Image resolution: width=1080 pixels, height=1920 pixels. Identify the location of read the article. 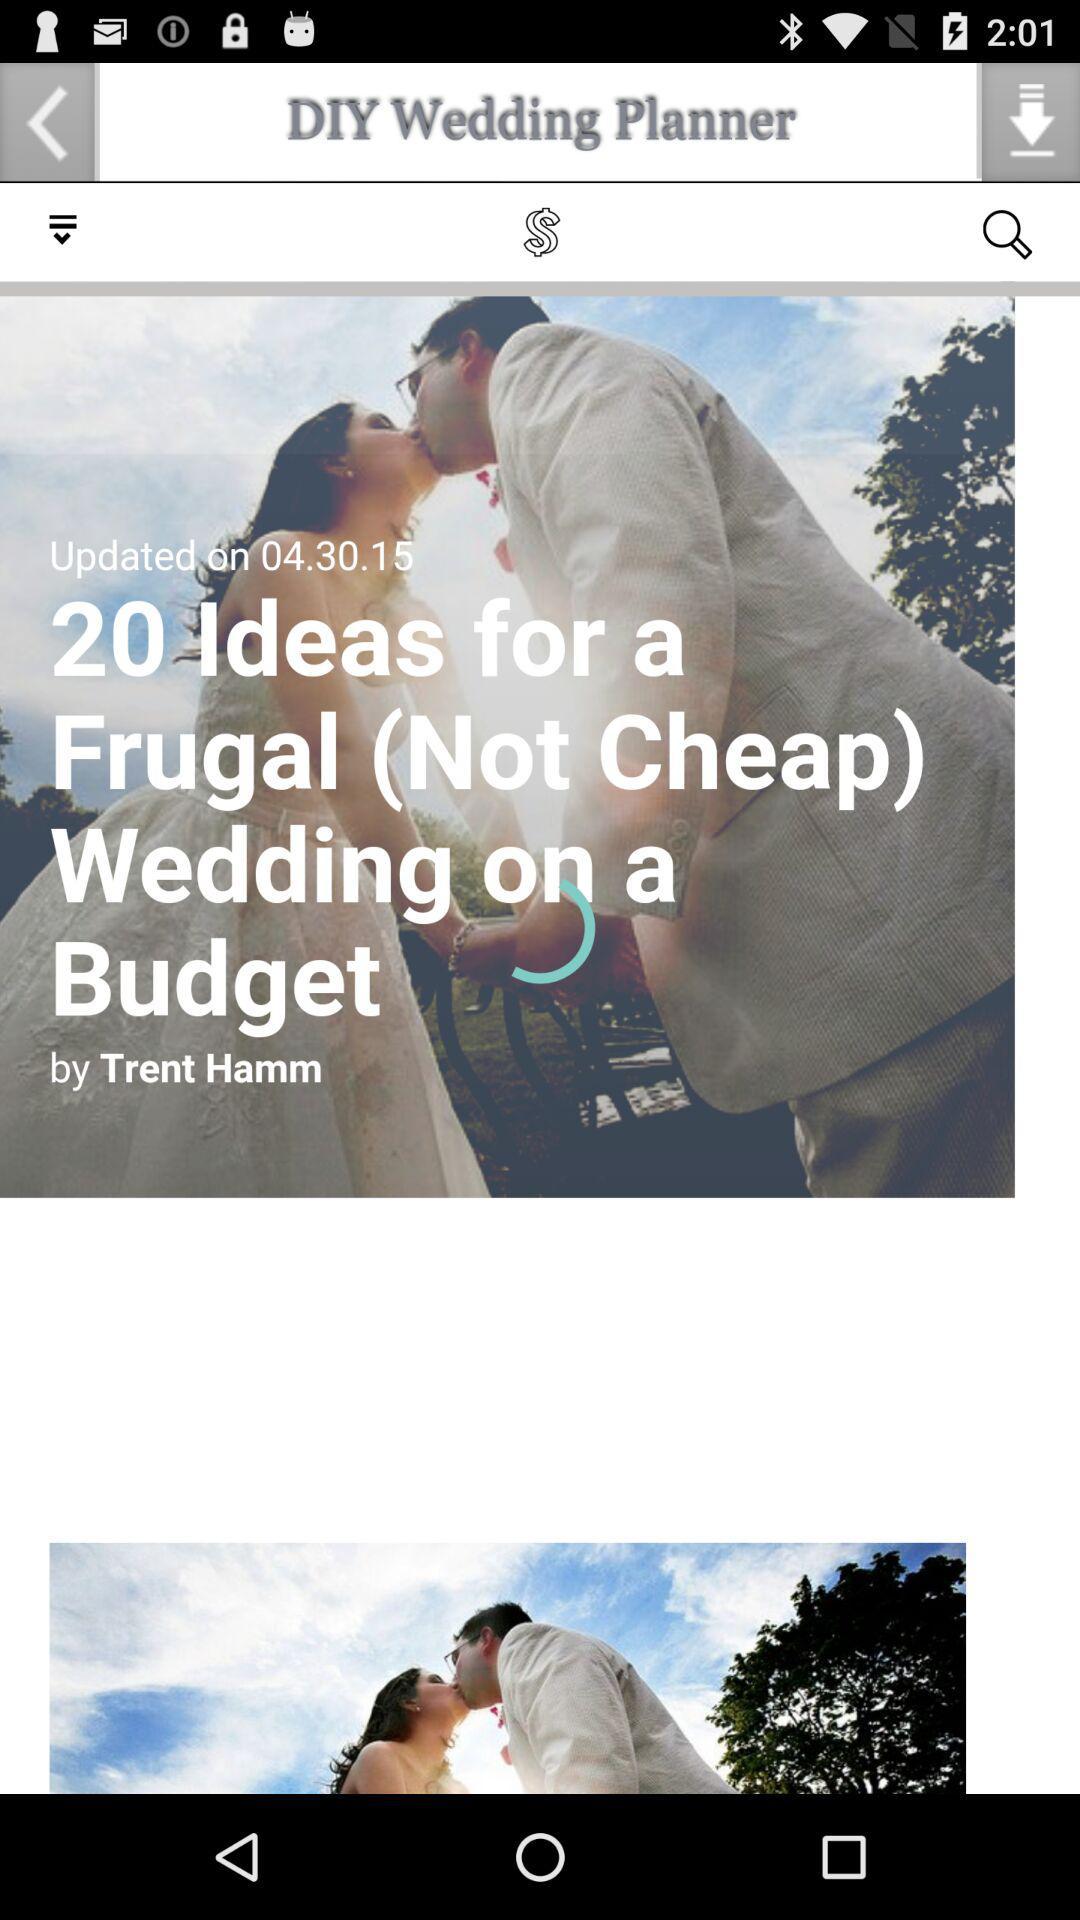
(540, 988).